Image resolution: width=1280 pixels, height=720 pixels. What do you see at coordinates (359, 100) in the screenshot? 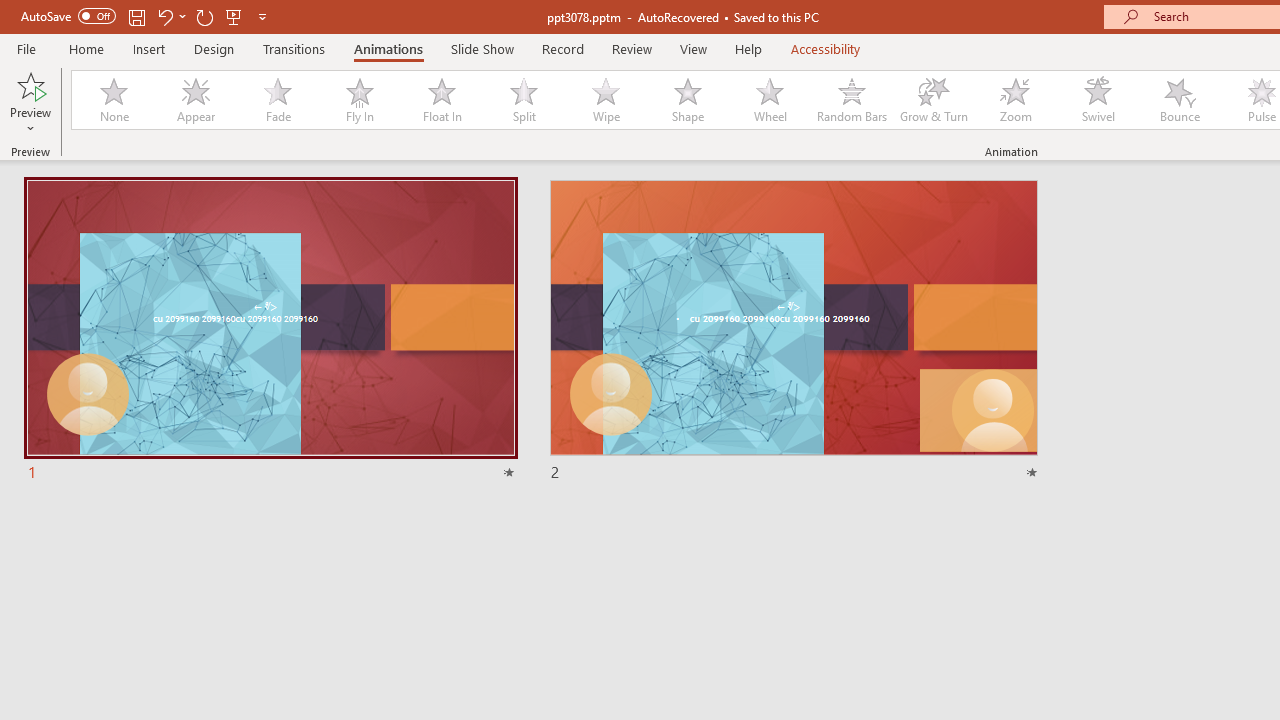
I see `'Fly In'` at bounding box center [359, 100].